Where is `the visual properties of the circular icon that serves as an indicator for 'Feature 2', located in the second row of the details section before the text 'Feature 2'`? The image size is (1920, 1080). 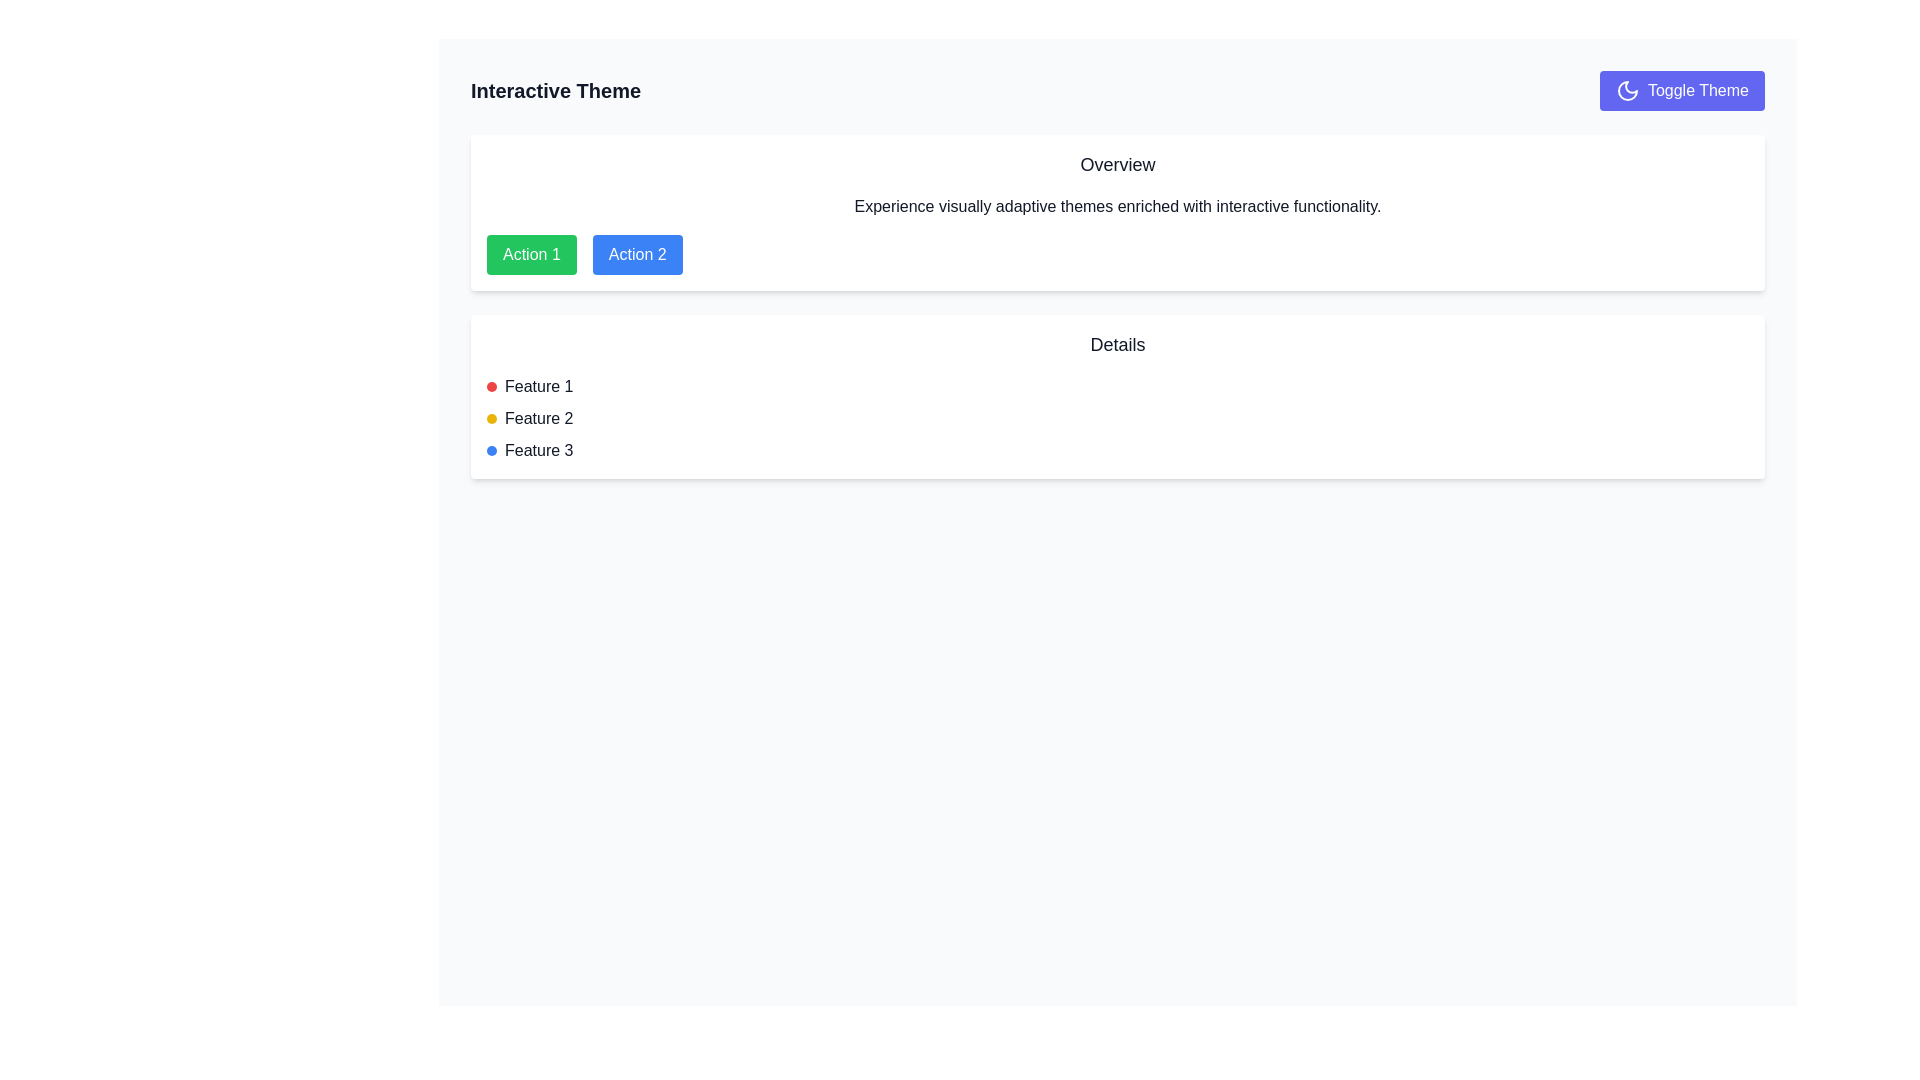
the visual properties of the circular icon that serves as an indicator for 'Feature 2', located in the second row of the details section before the text 'Feature 2' is located at coordinates (491, 418).